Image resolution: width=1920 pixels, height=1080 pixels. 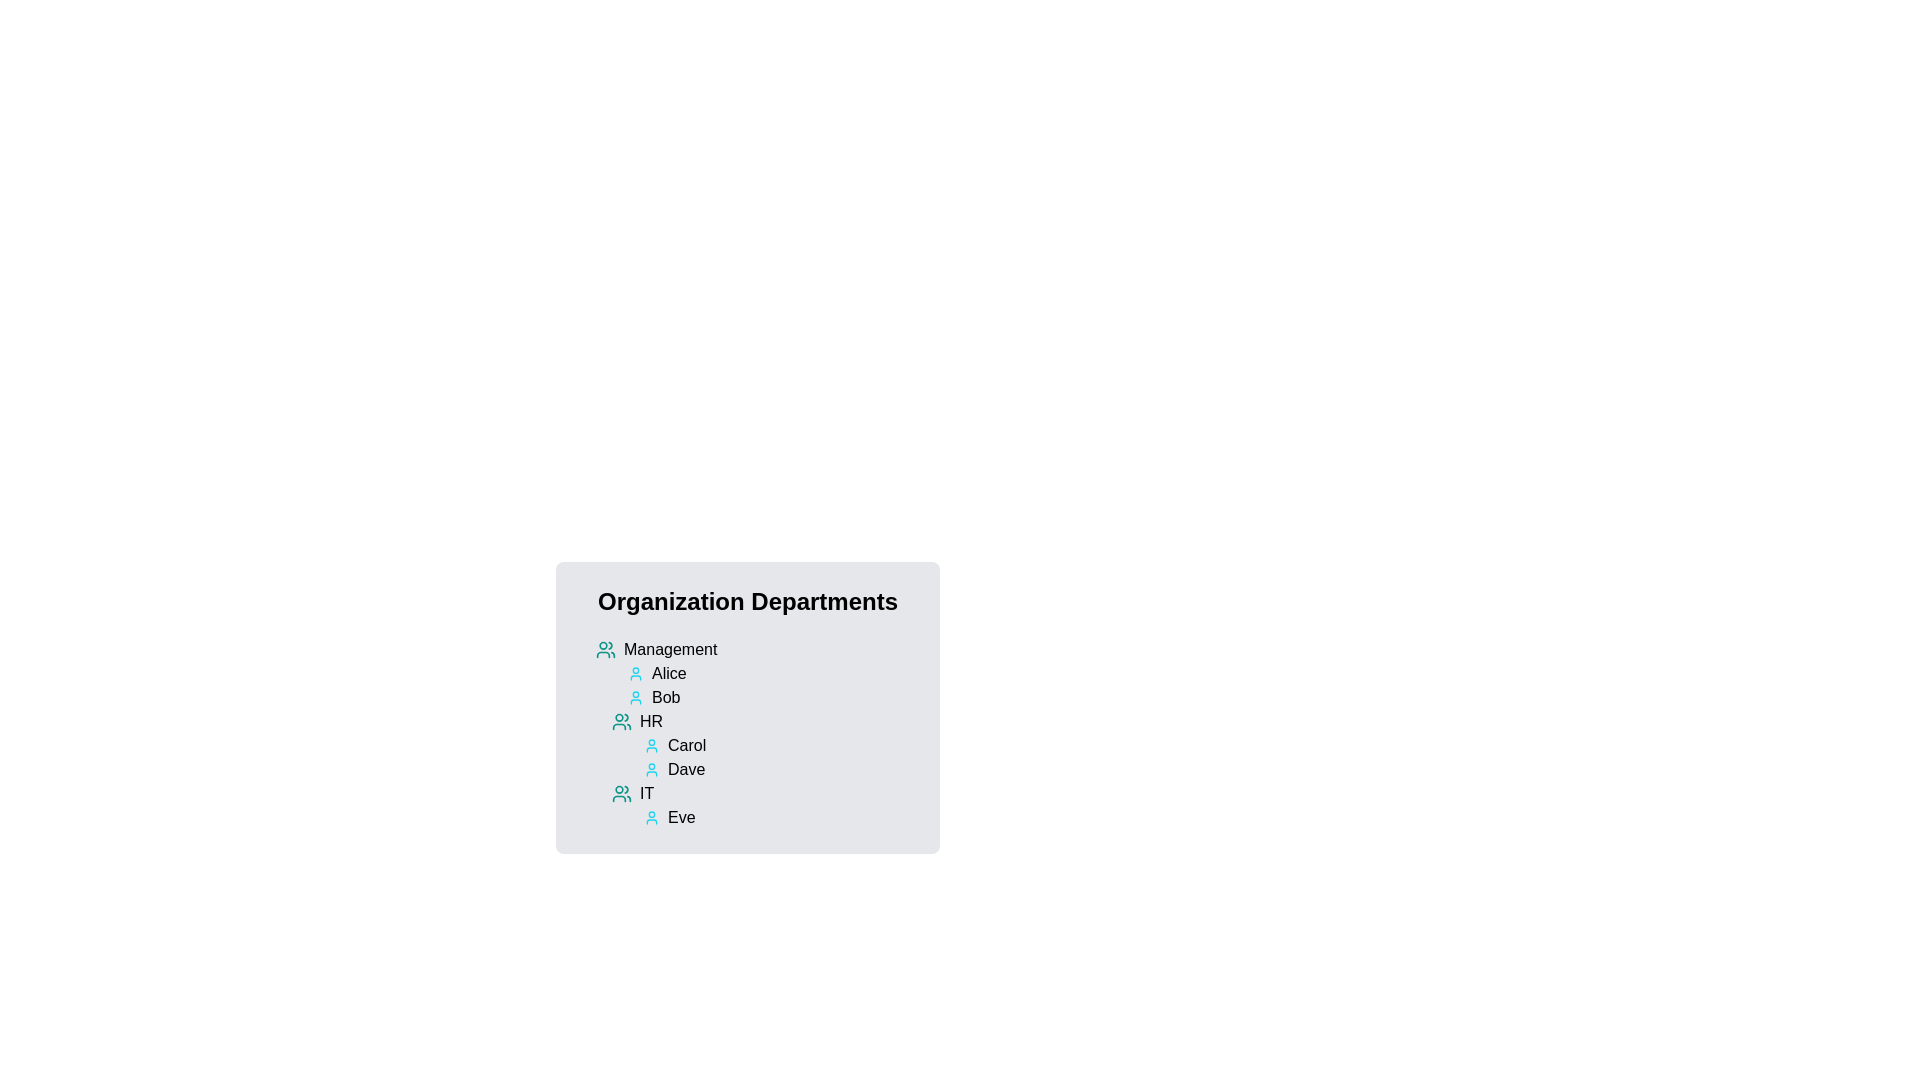 I want to click on text label that displays the title of a department or section within the organization structure, located in the list under the header 'Organization Departments', positioned to the right of a teal user icon, so click(x=670, y=650).